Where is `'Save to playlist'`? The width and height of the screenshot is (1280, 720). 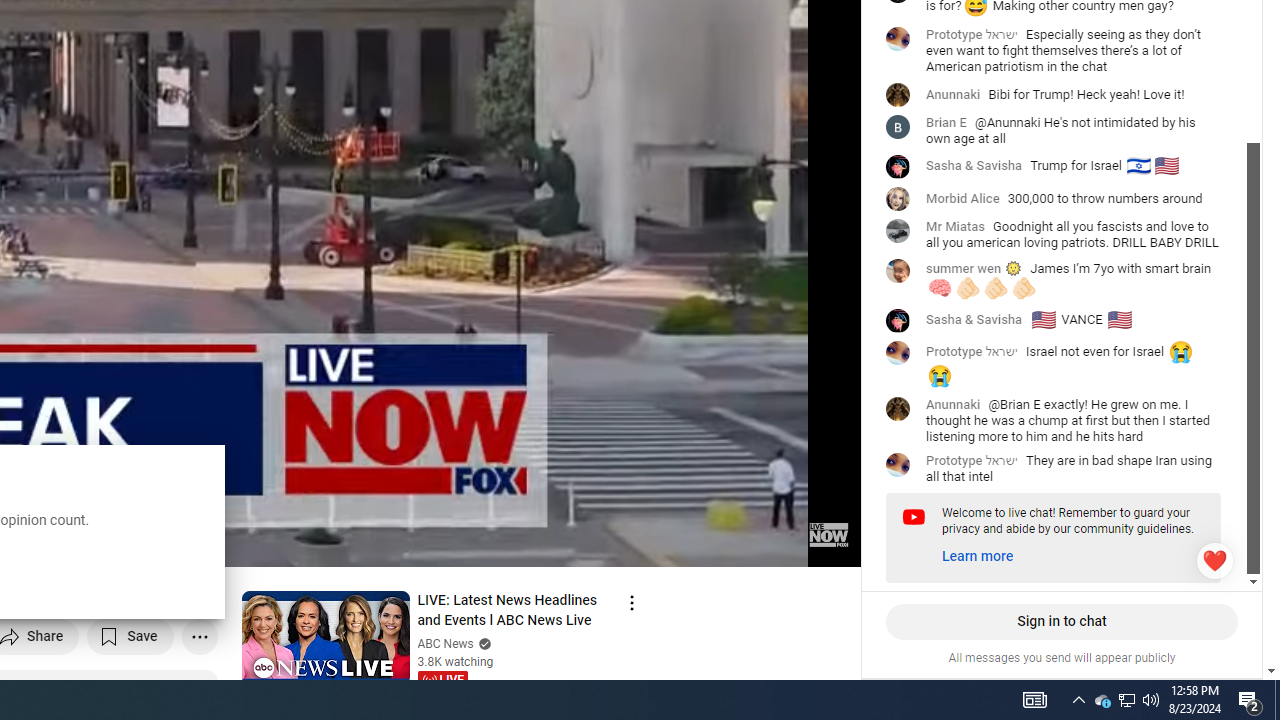 'Save to playlist' is located at coordinates (129, 636).